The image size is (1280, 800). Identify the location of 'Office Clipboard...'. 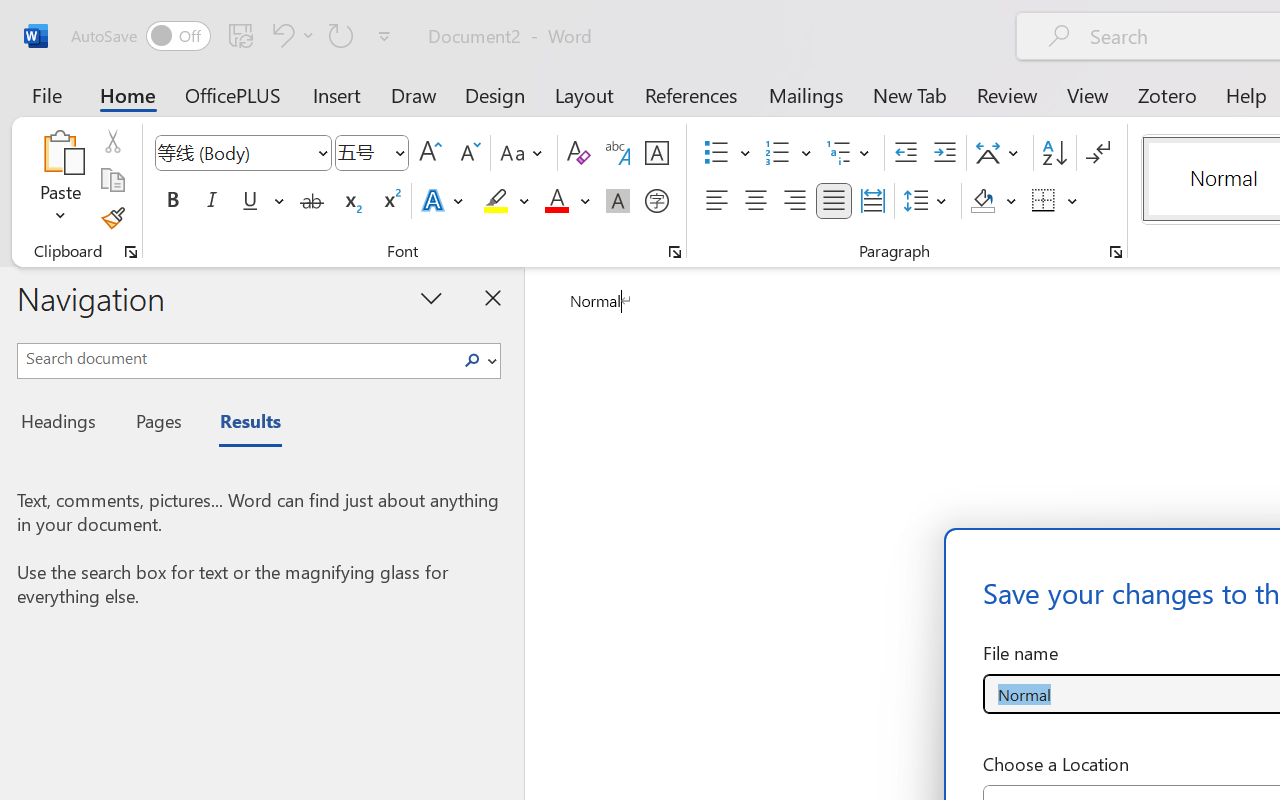
(130, 251).